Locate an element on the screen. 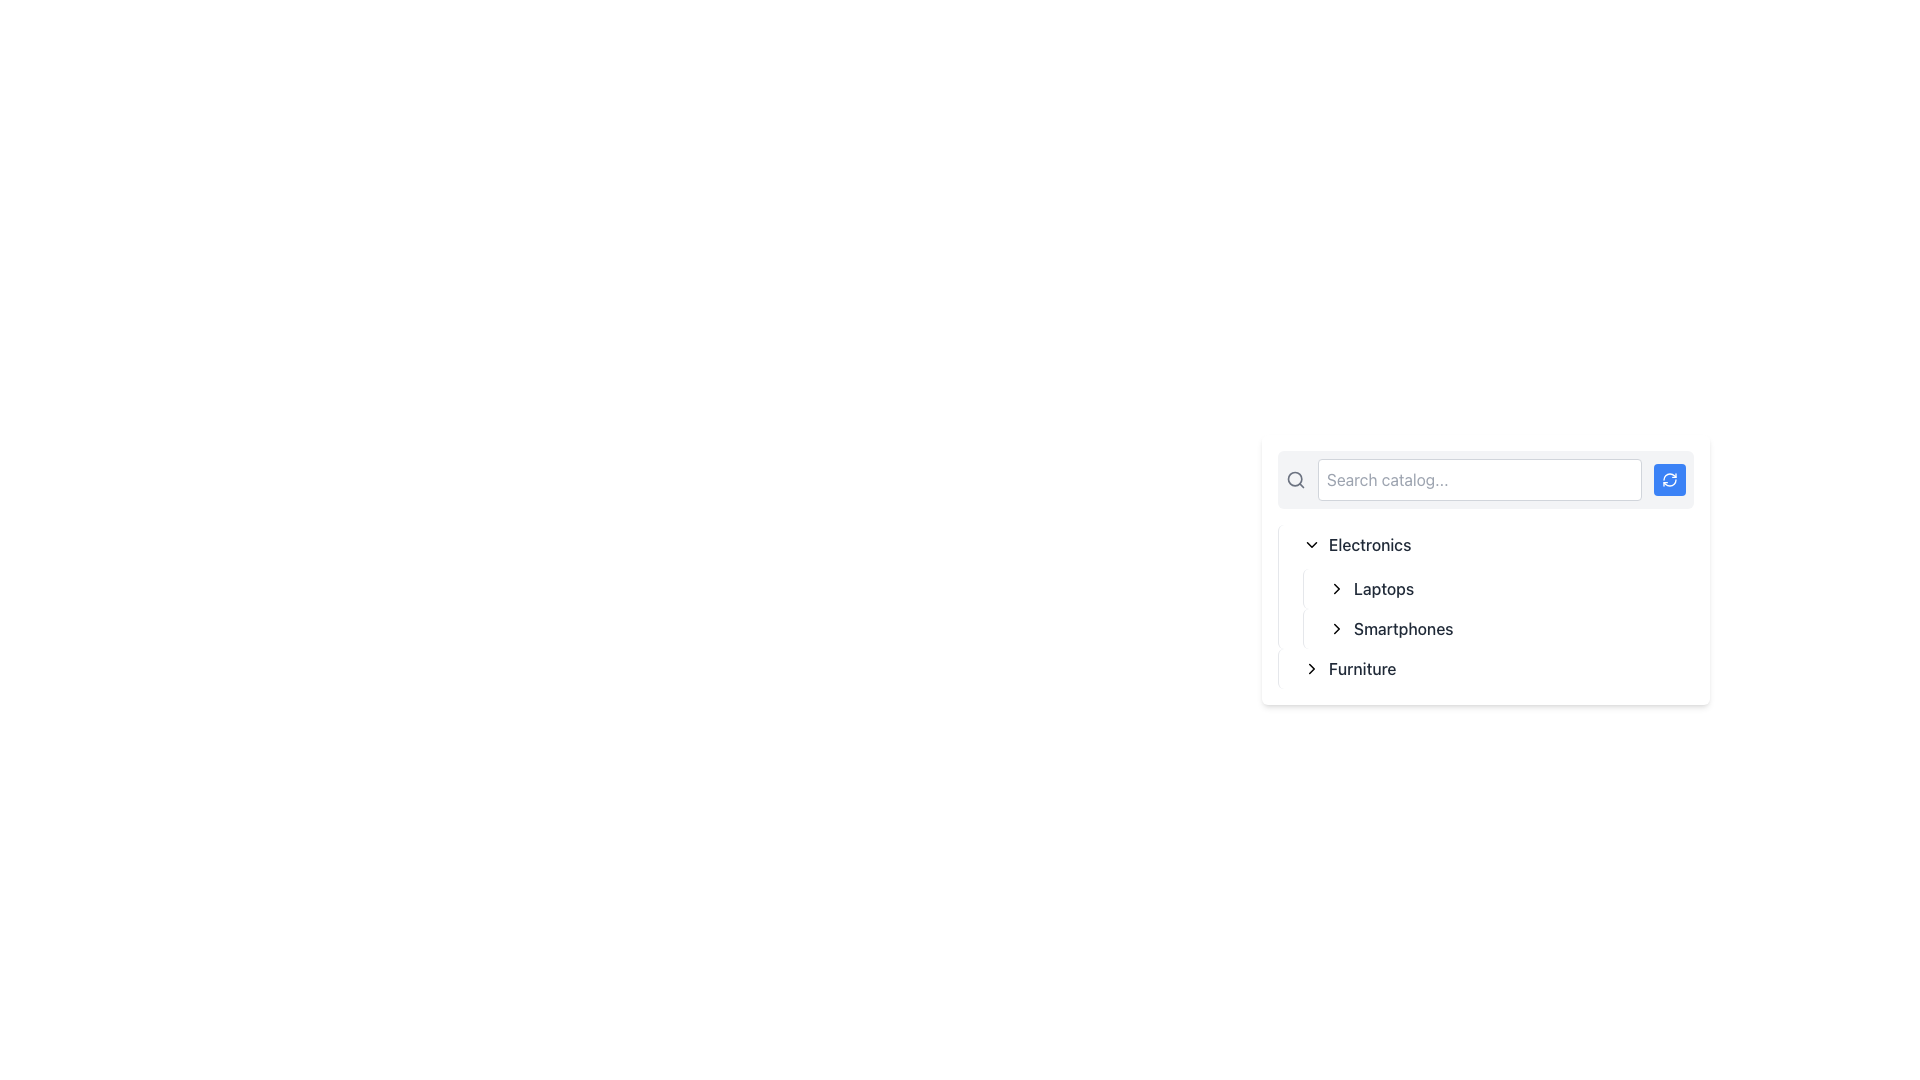 The height and width of the screenshot is (1080, 1920). the refresh icon located within a blue button to the right of the search input field in the control panel to refresh the content is located at coordinates (1670, 479).